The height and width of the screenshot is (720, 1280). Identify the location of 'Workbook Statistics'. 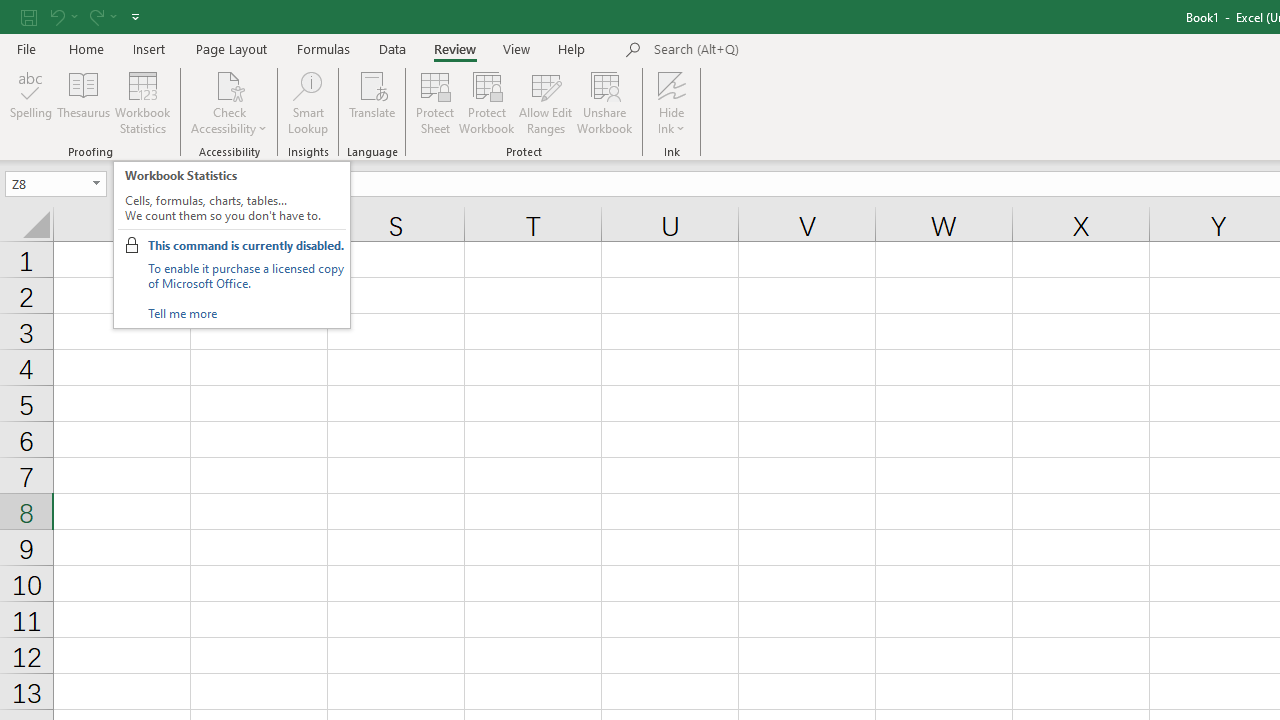
(141, 103).